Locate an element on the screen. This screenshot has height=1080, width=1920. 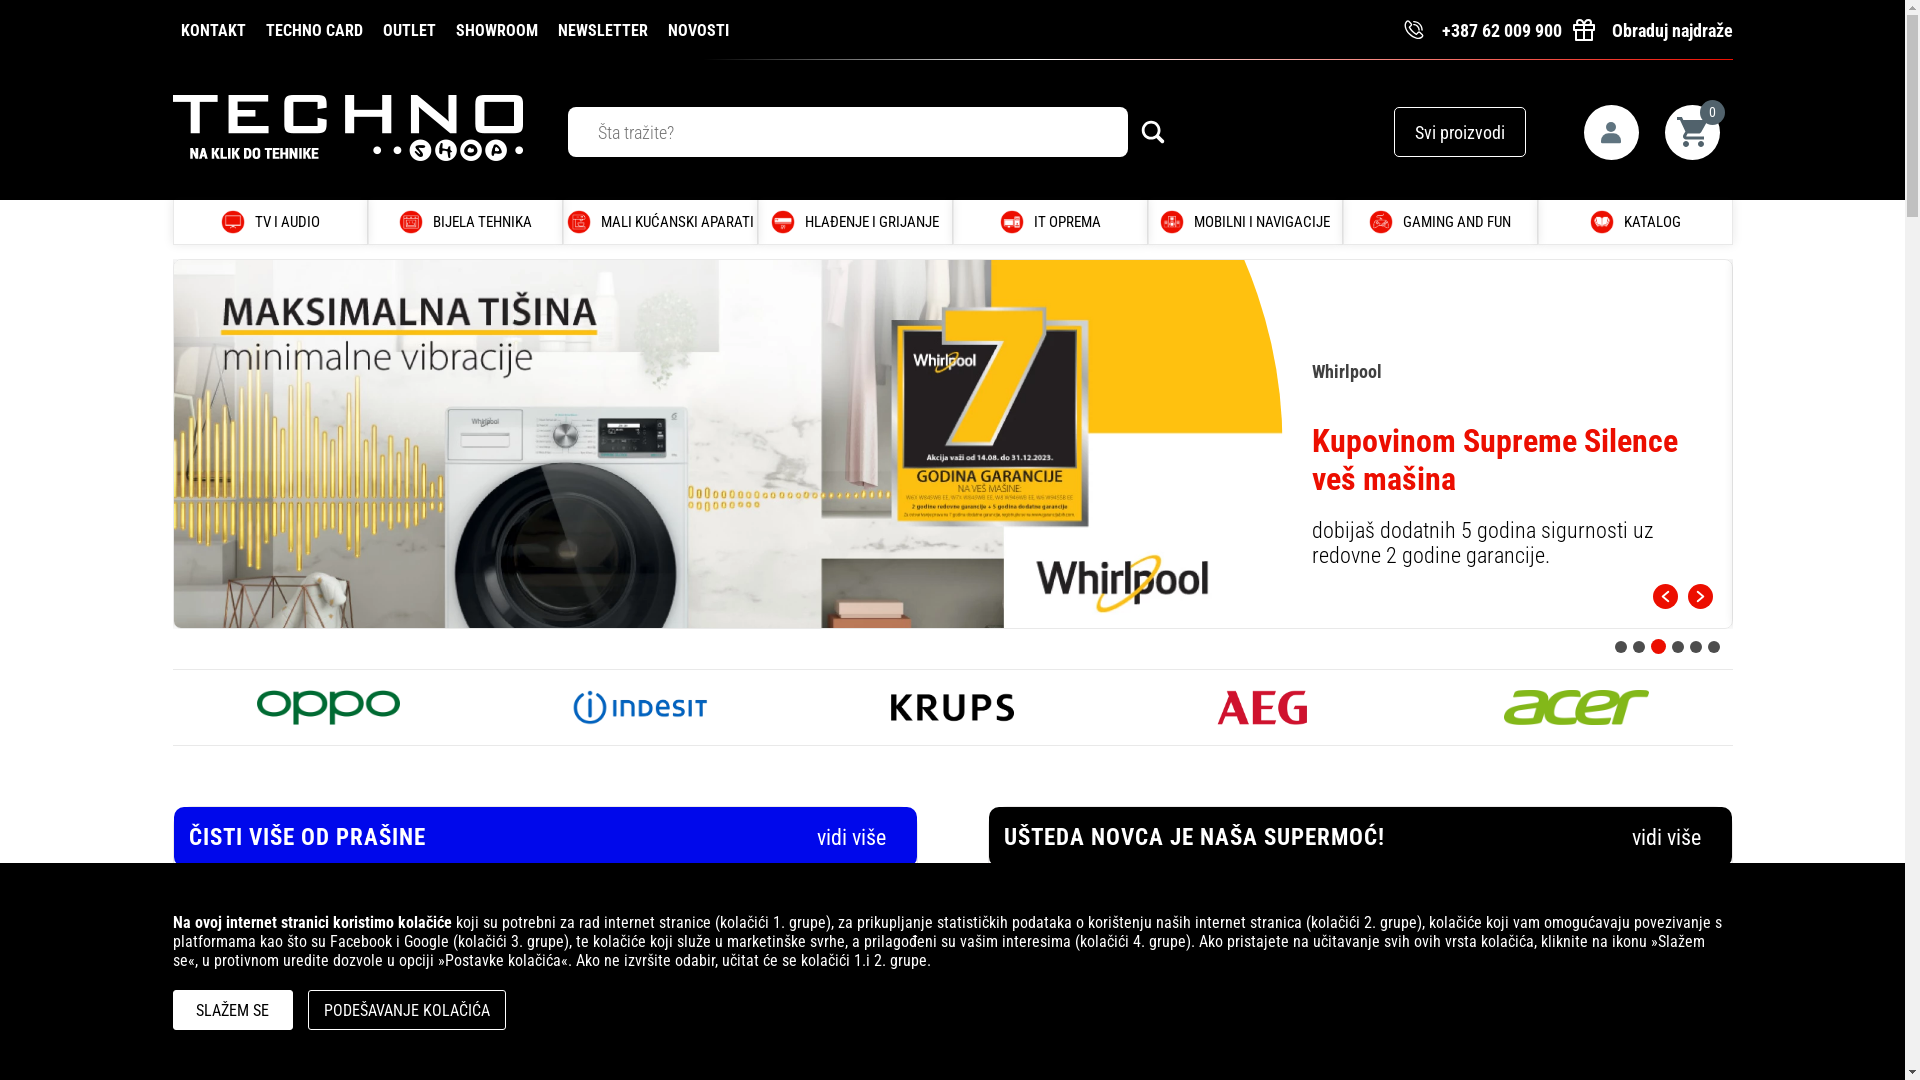
'NEWSLETTER' is located at coordinates (602, 29).